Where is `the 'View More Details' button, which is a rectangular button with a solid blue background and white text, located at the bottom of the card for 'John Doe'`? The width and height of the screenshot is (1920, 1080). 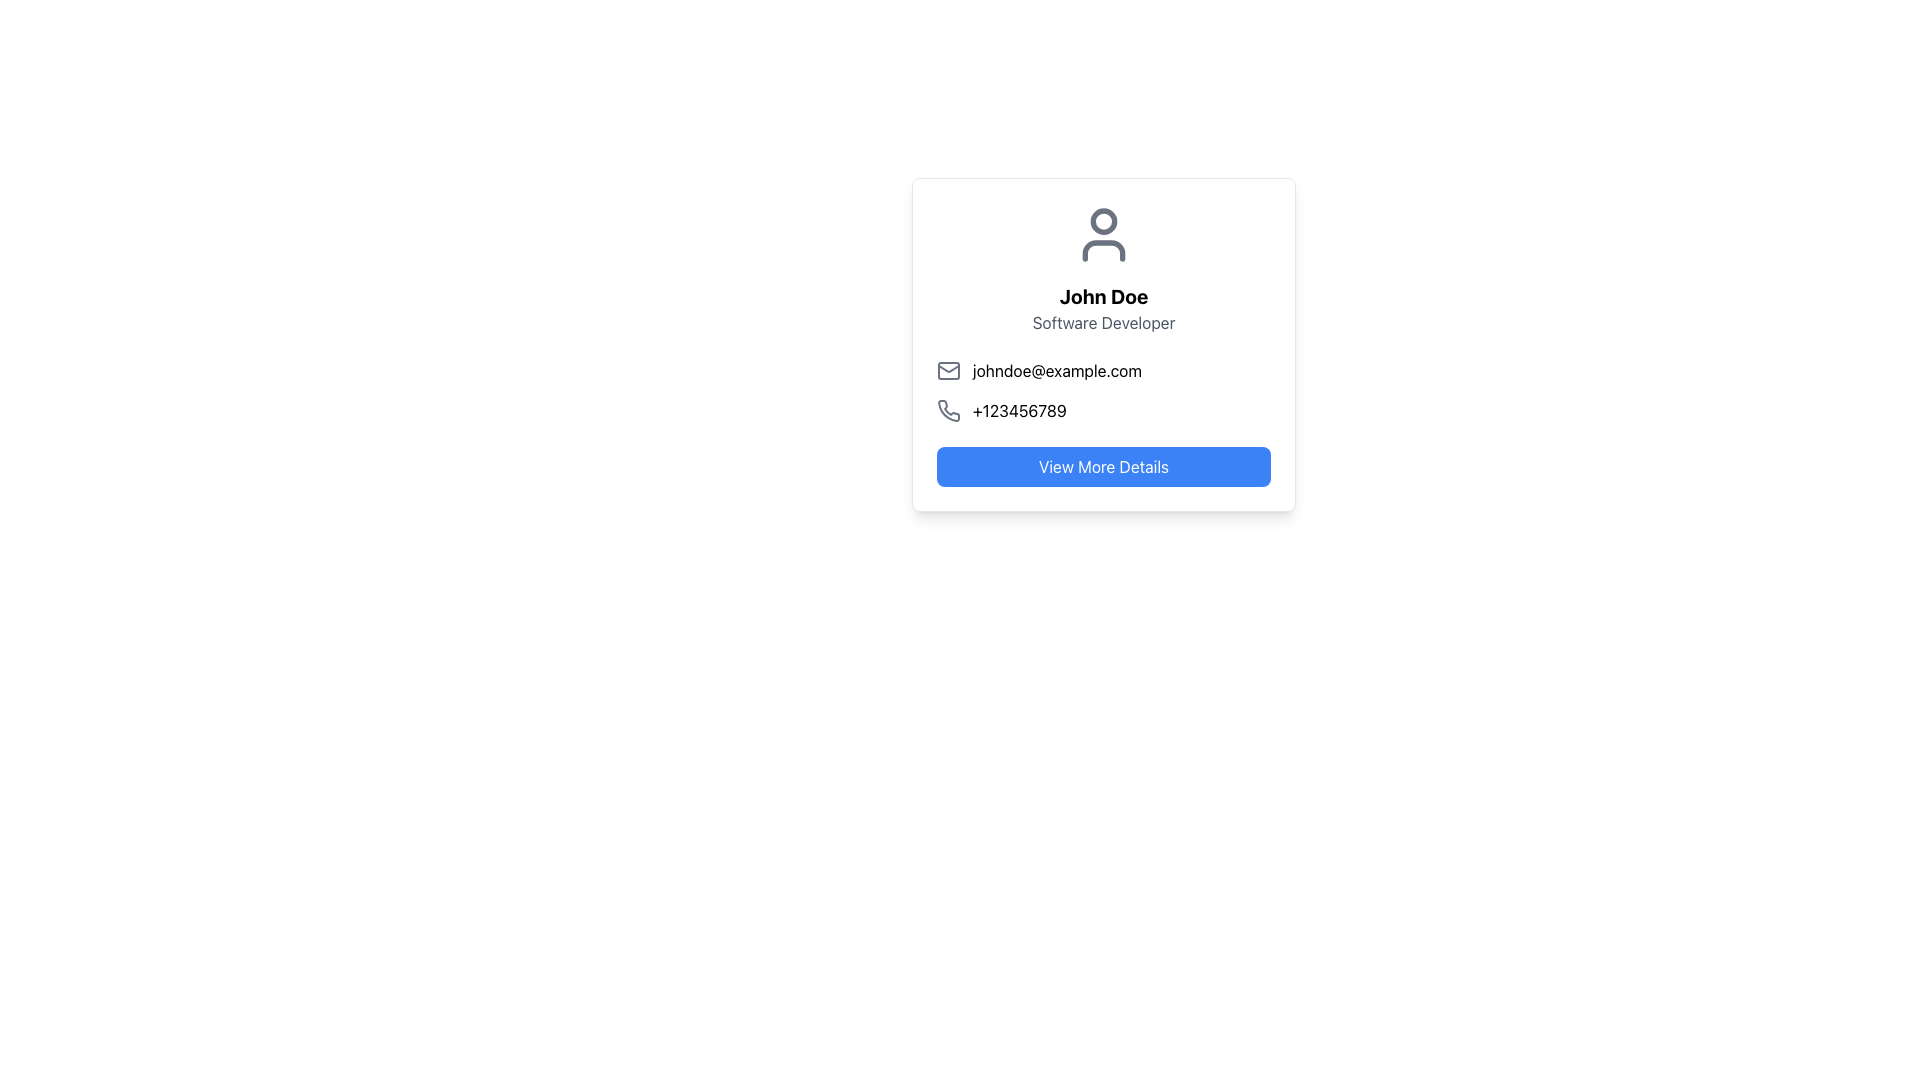 the 'View More Details' button, which is a rectangular button with a solid blue background and white text, located at the bottom of the card for 'John Doe' is located at coordinates (1103, 466).